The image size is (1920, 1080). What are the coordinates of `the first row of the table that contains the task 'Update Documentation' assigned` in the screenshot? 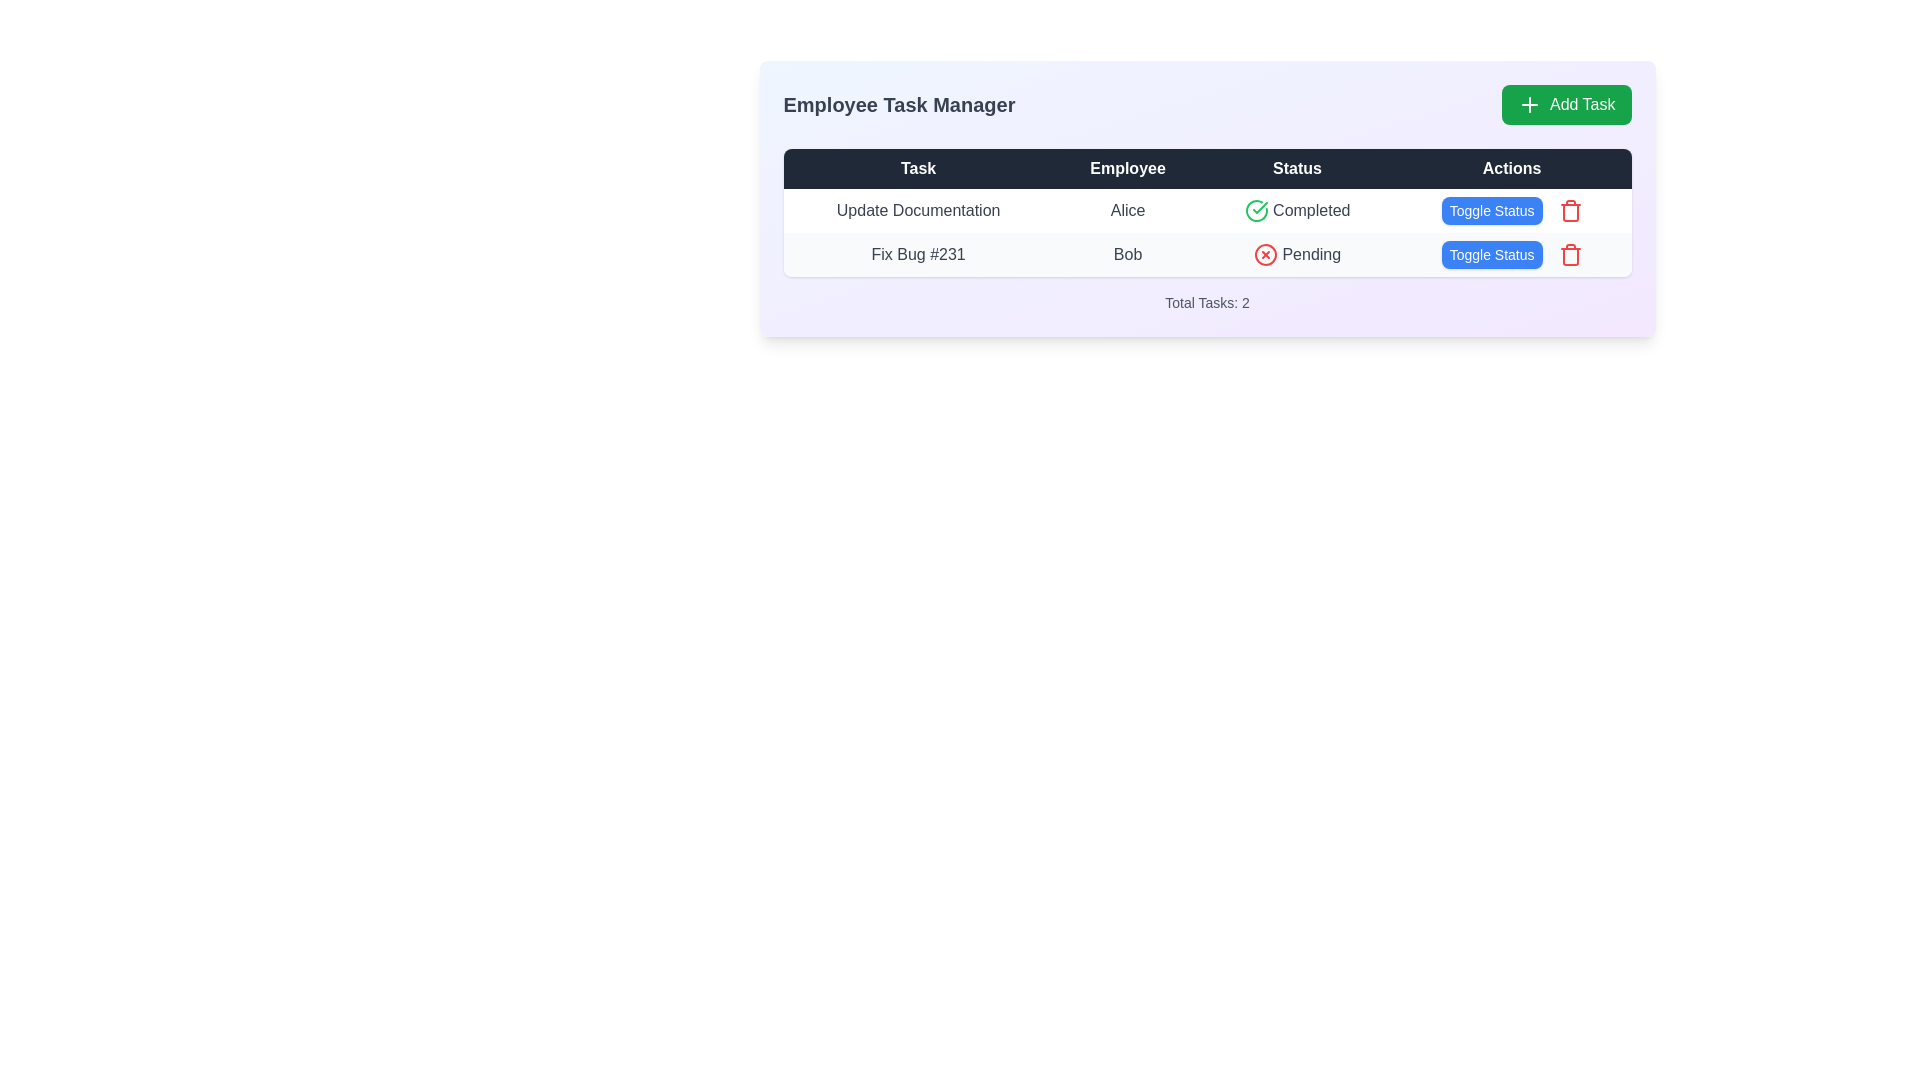 It's located at (1206, 231).